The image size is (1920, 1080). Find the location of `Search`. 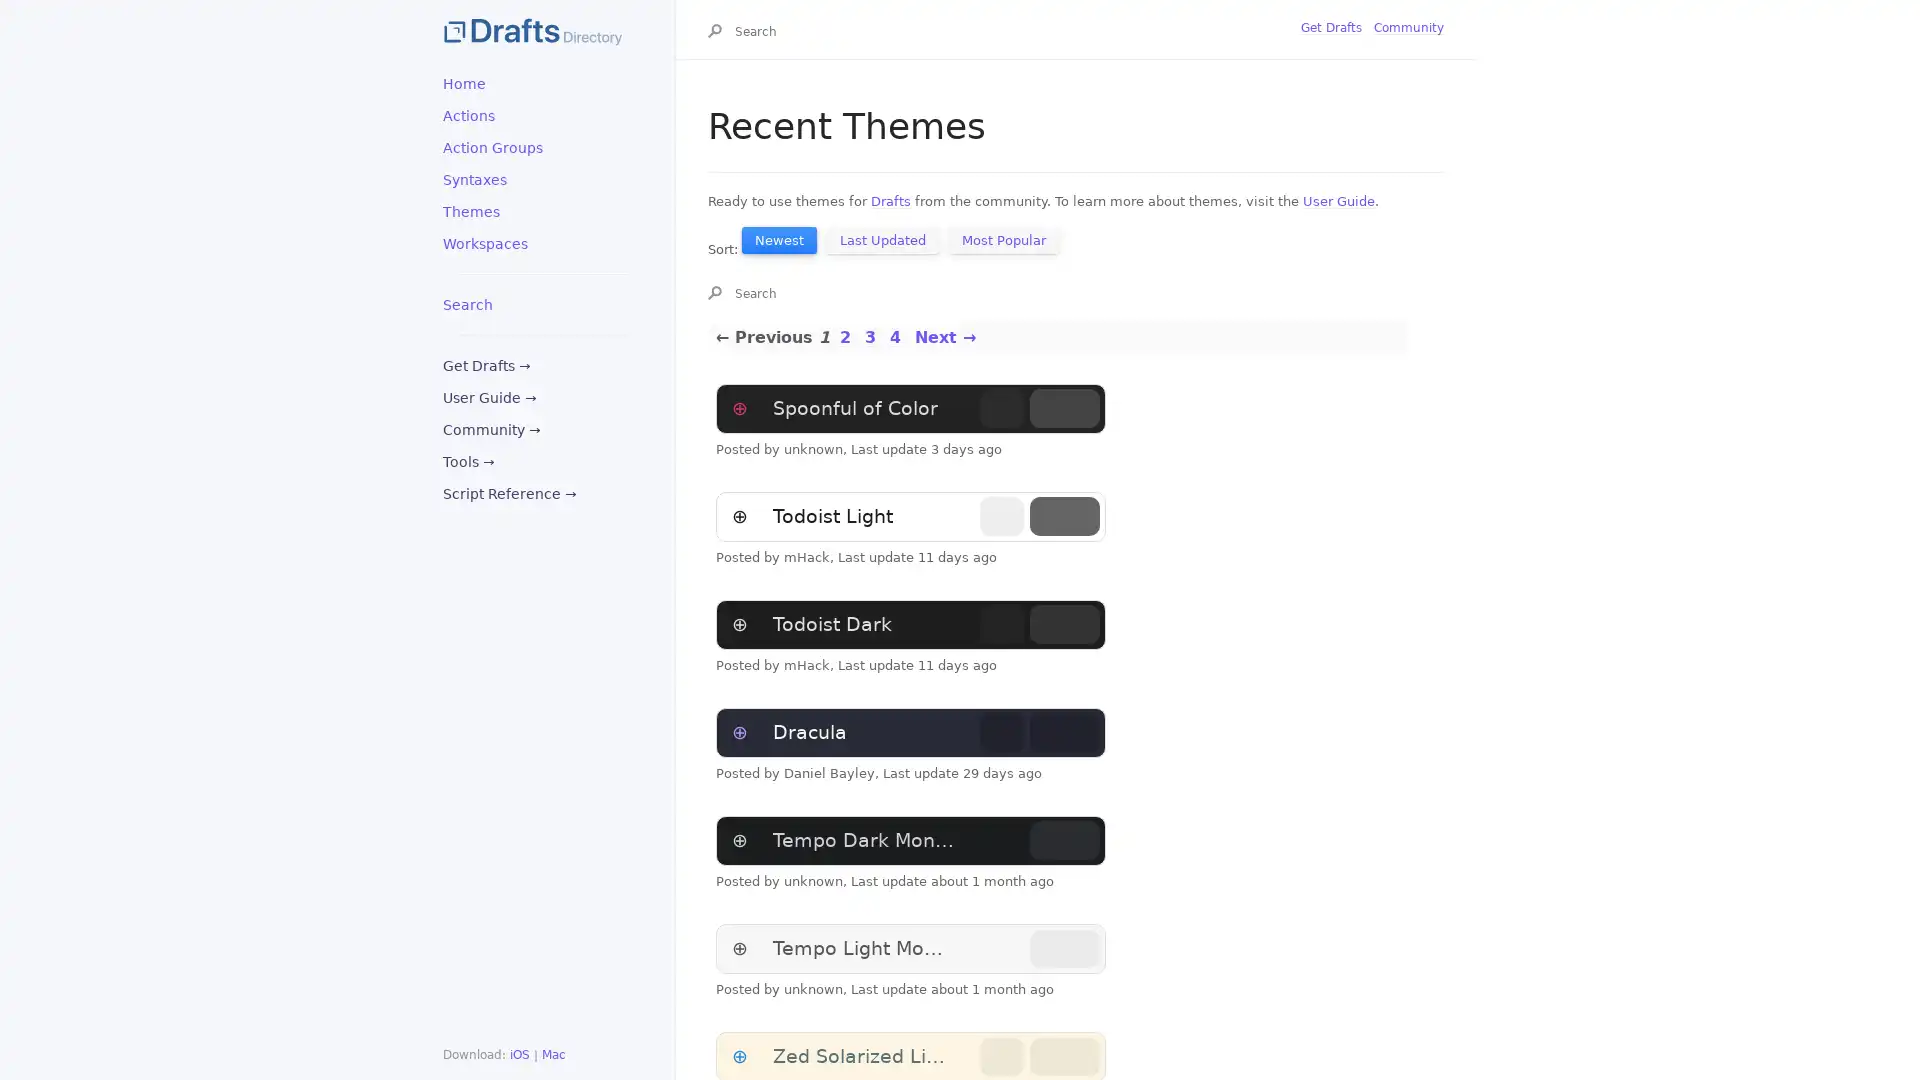

Search is located at coordinates (719, 293).